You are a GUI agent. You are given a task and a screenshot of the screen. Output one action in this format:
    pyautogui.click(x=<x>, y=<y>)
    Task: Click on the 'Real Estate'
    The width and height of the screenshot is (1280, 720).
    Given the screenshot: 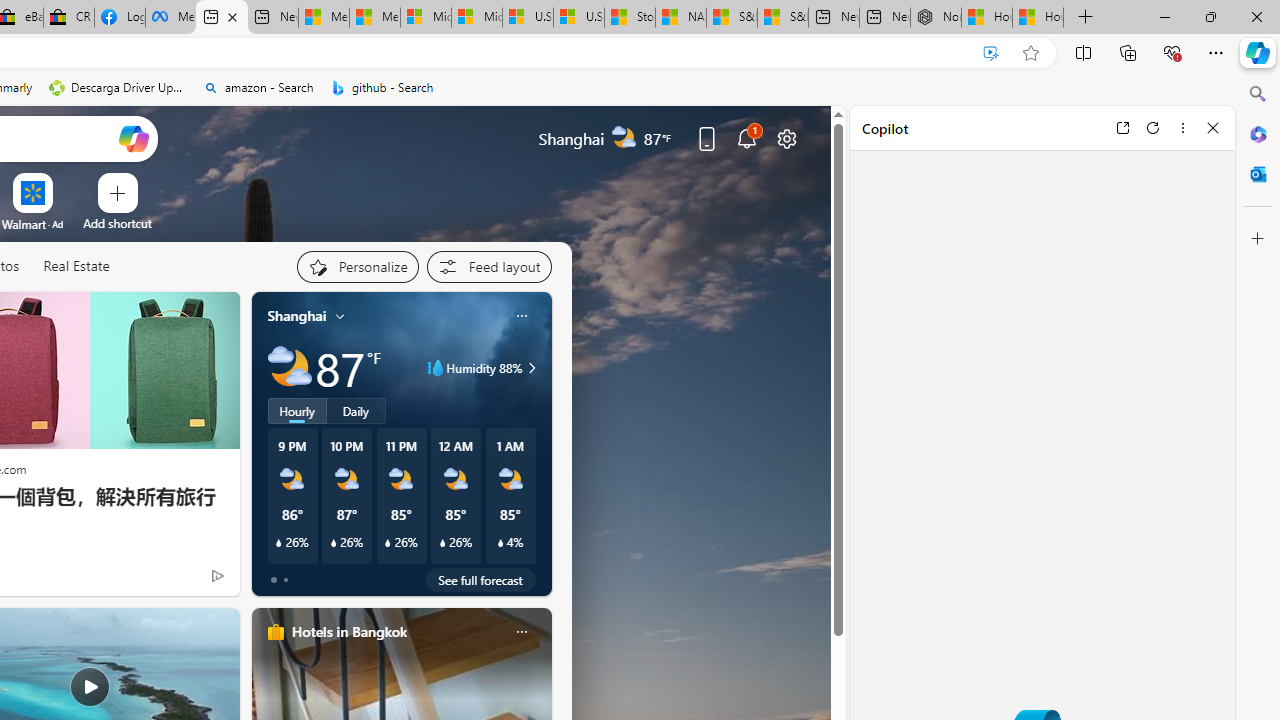 What is the action you would take?
    pyautogui.click(x=76, y=266)
    